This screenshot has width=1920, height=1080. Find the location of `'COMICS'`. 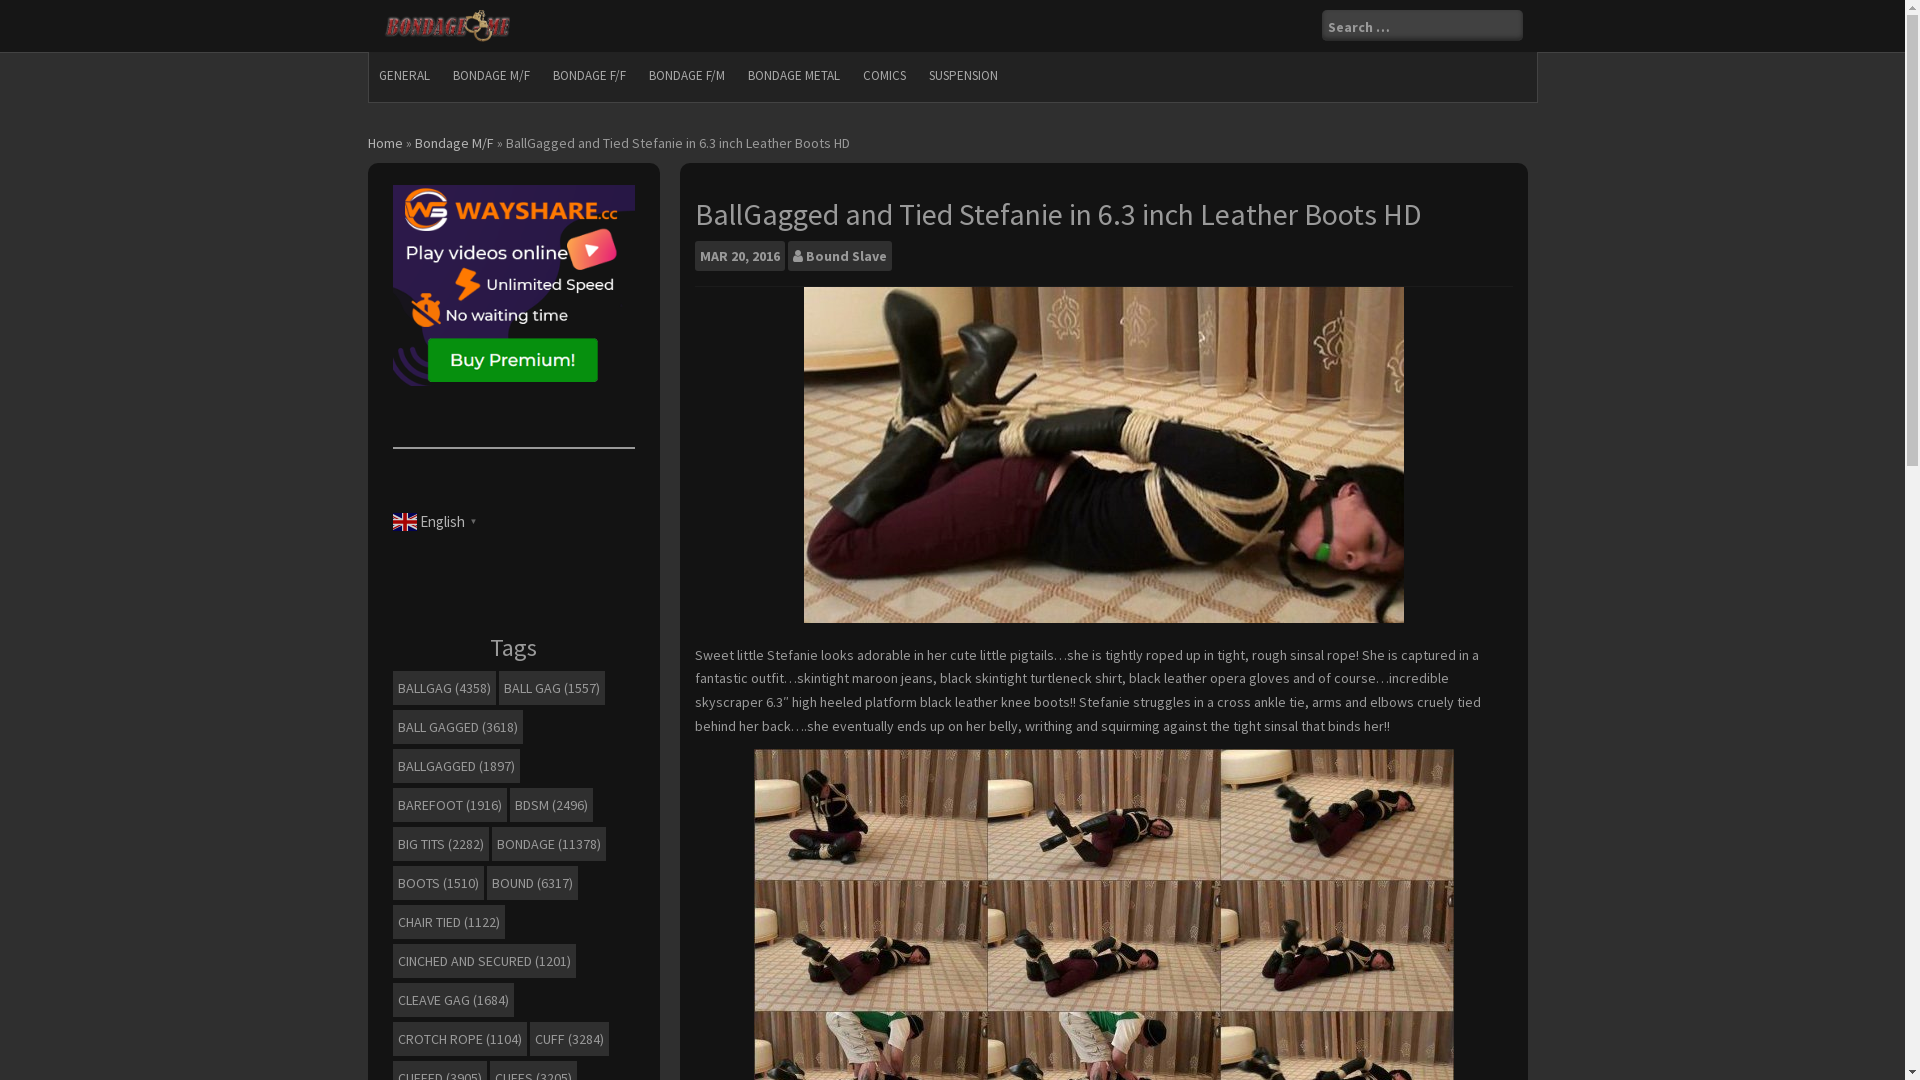

'COMICS' is located at coordinates (882, 75).